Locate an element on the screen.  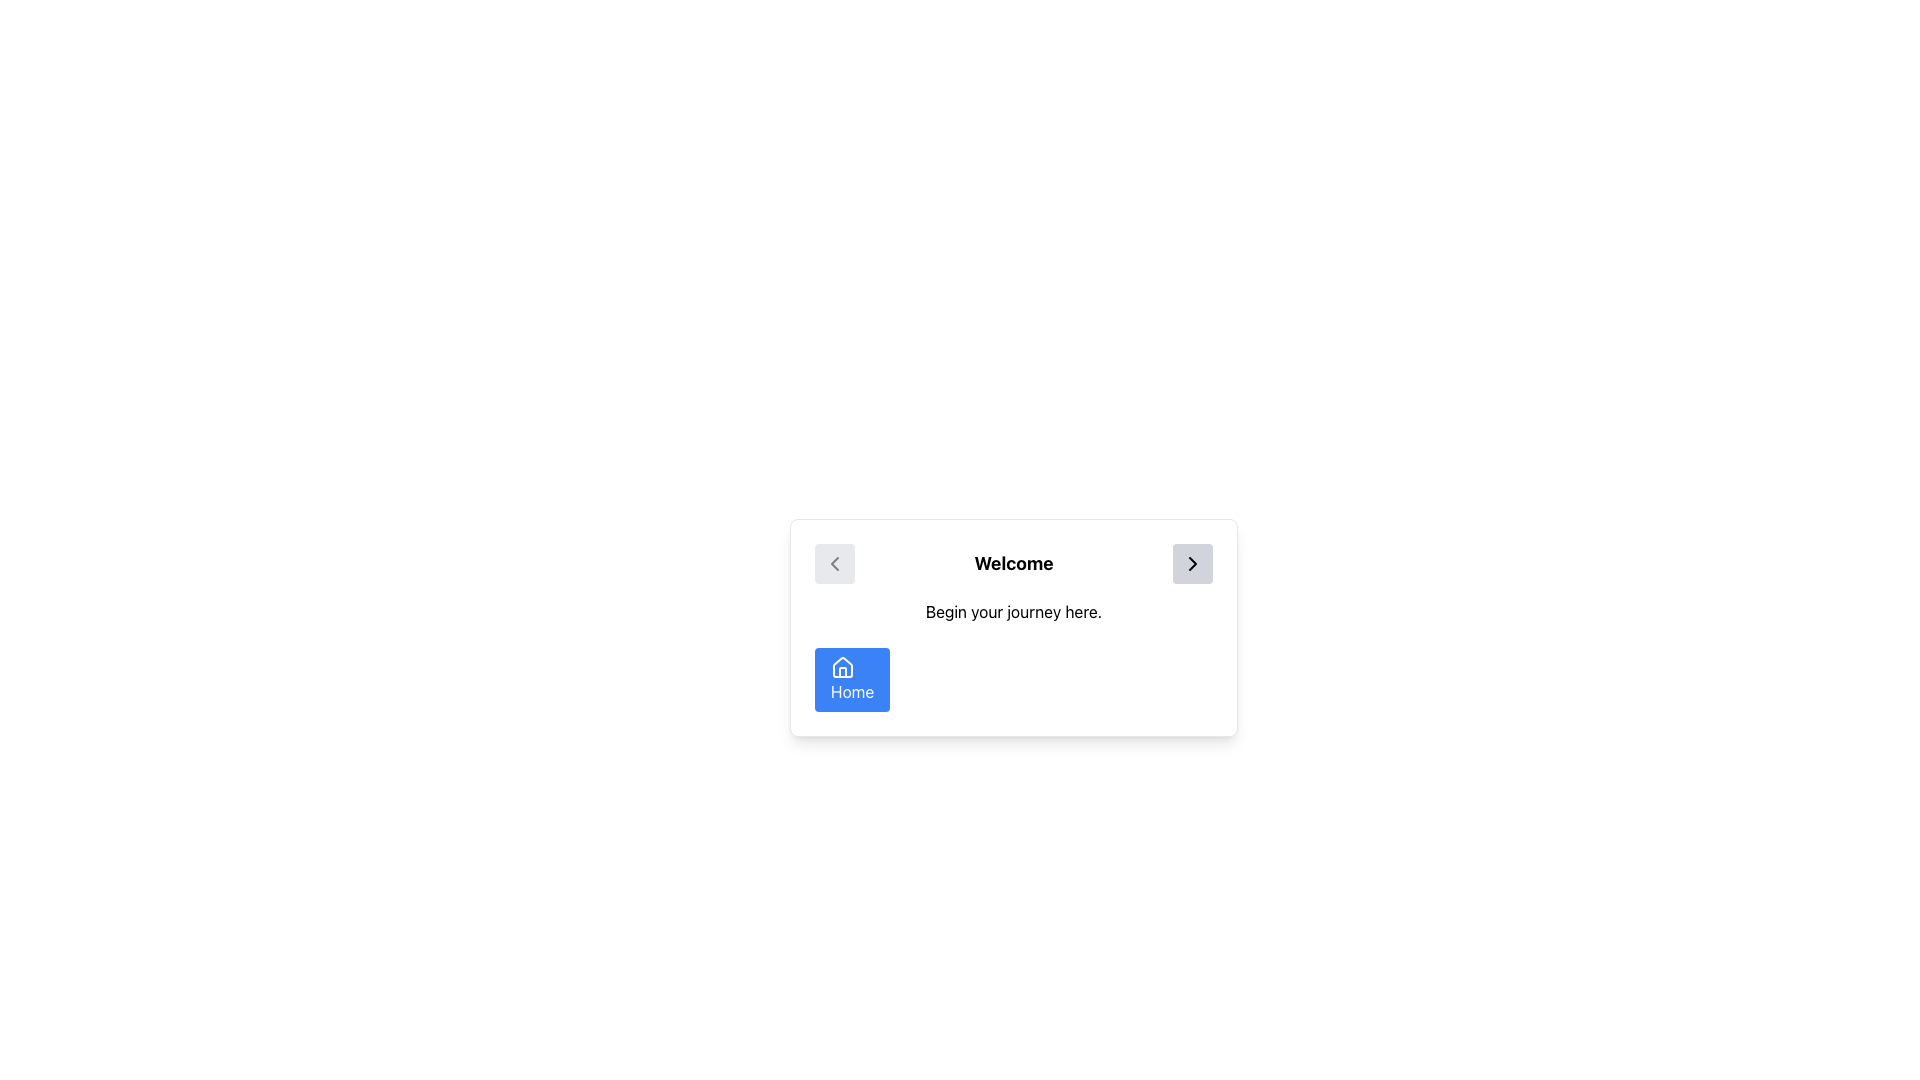
the home icon located within the button labeled 'Home' is located at coordinates (843, 667).